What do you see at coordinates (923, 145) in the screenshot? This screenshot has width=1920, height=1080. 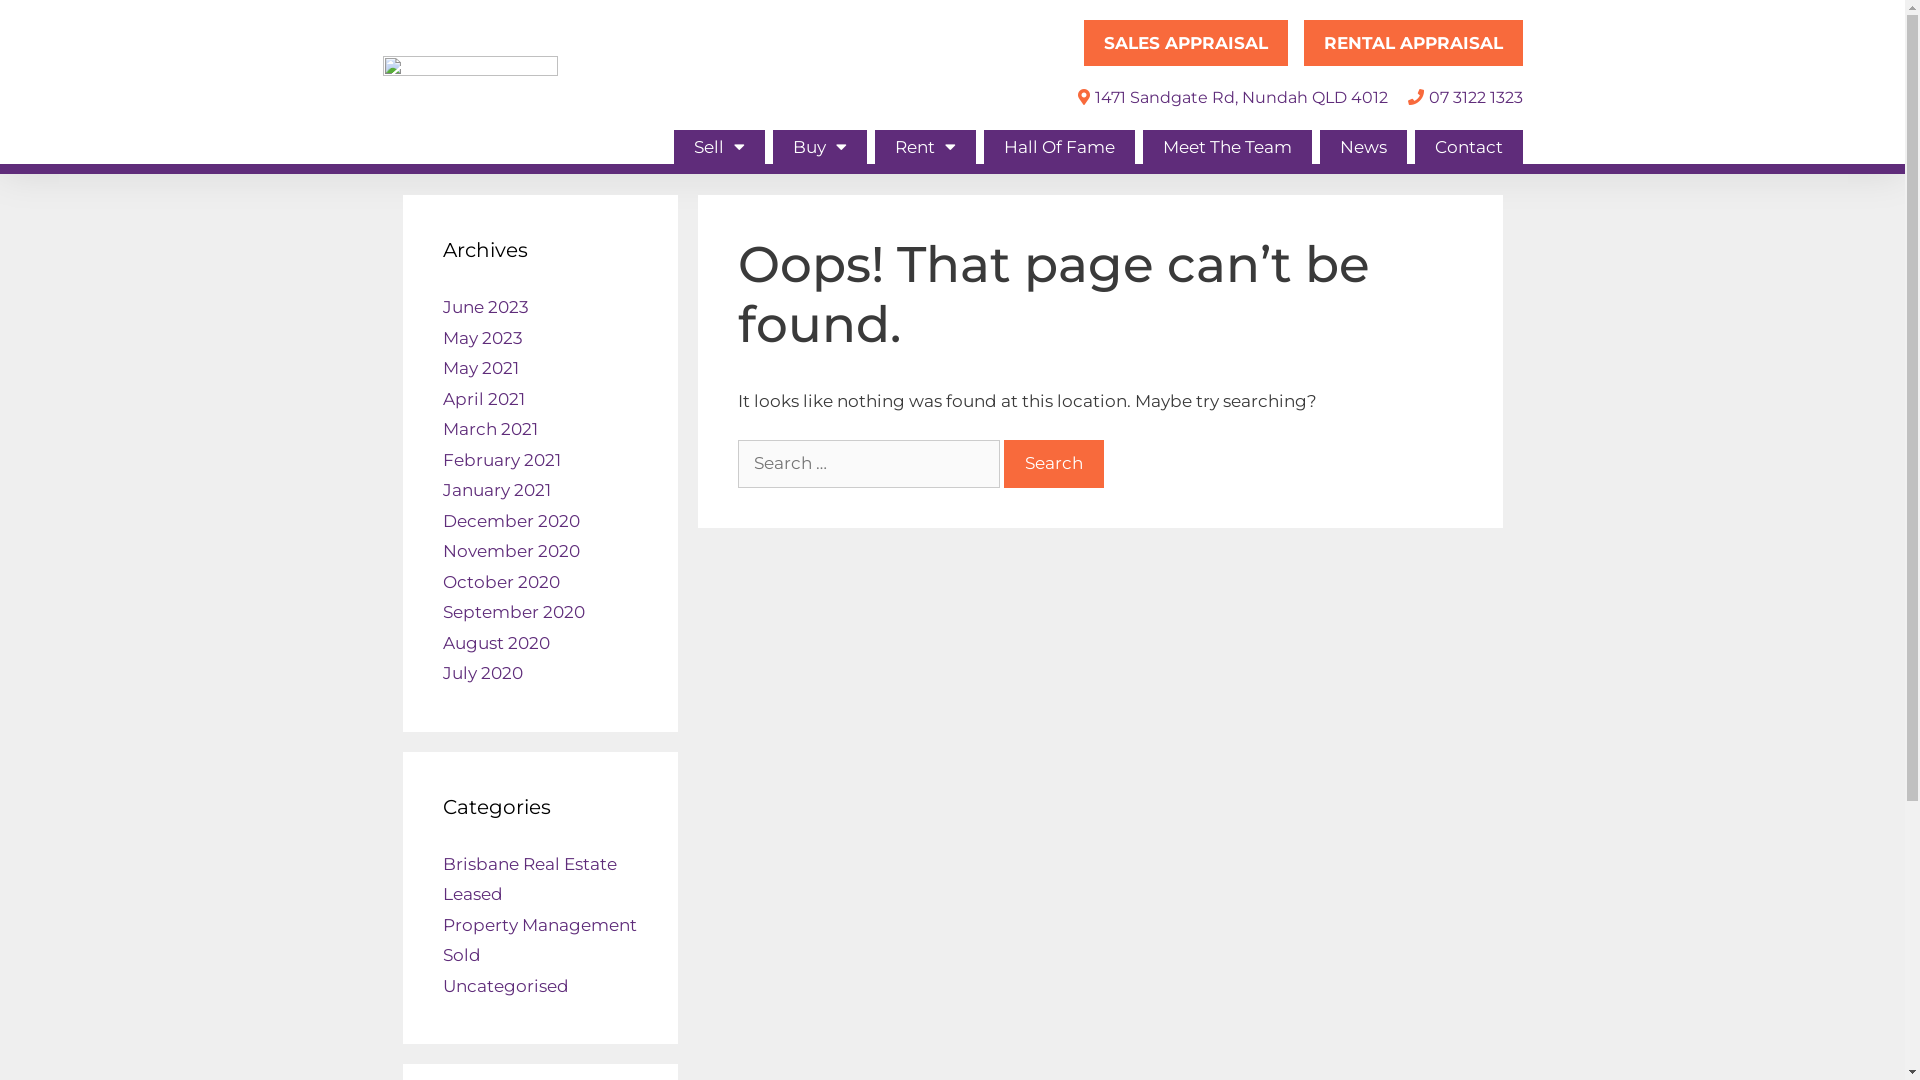 I see `'Rent'` at bounding box center [923, 145].